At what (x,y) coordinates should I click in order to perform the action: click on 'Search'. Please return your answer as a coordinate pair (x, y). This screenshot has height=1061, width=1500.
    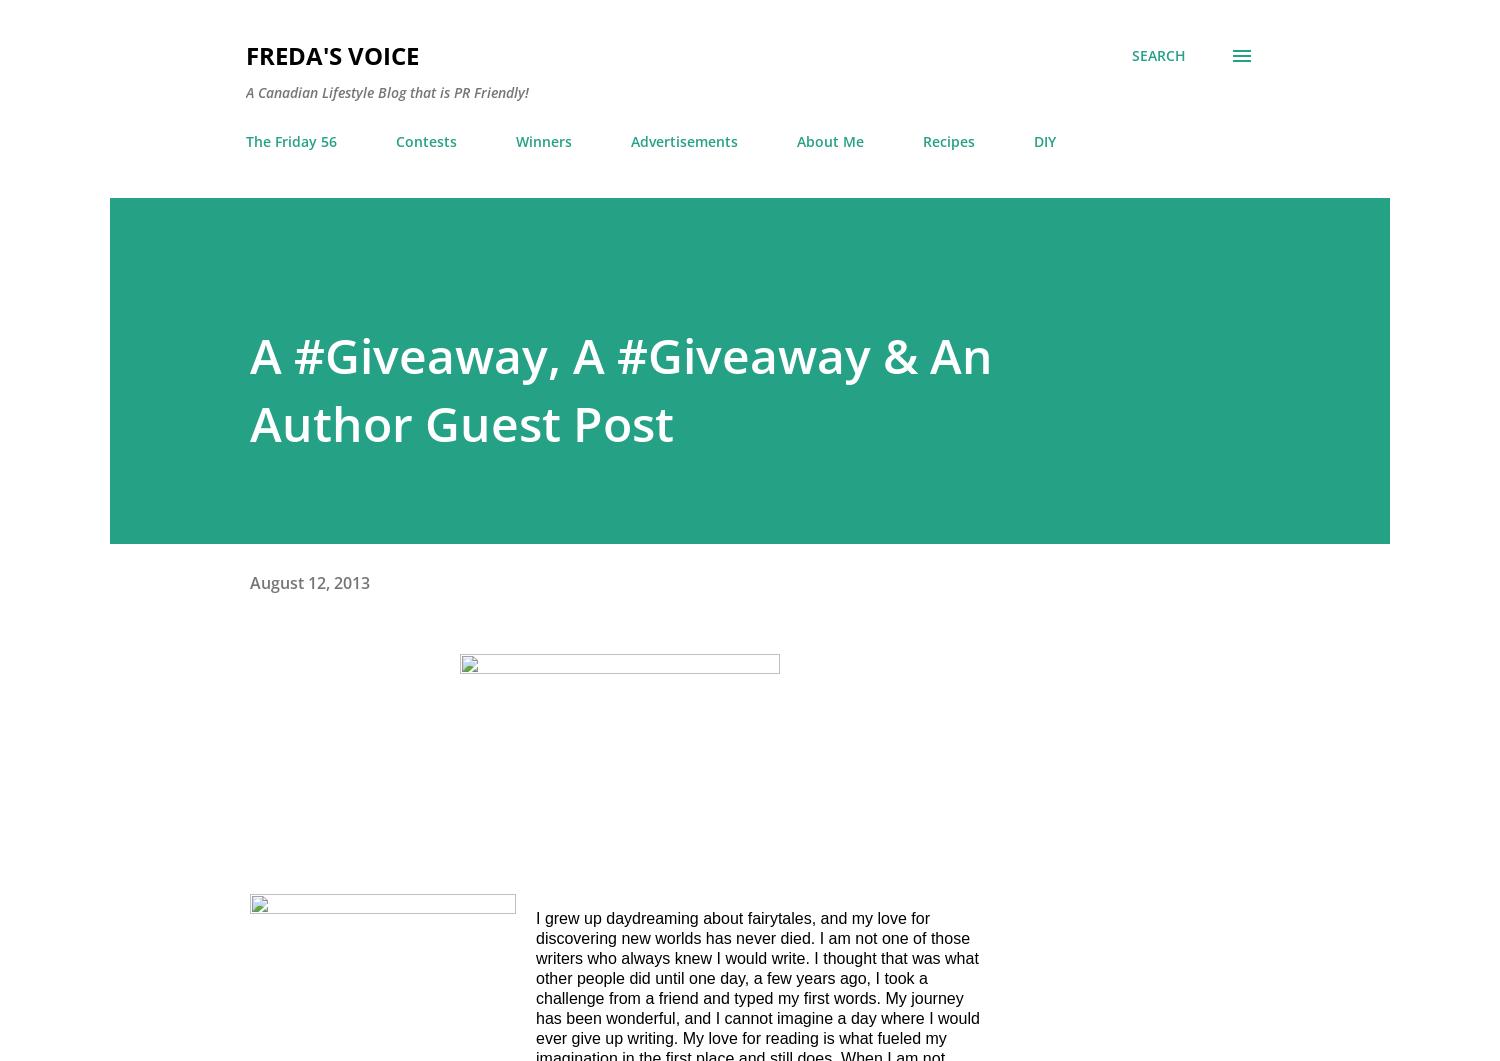
    Looking at the image, I should click on (1159, 55).